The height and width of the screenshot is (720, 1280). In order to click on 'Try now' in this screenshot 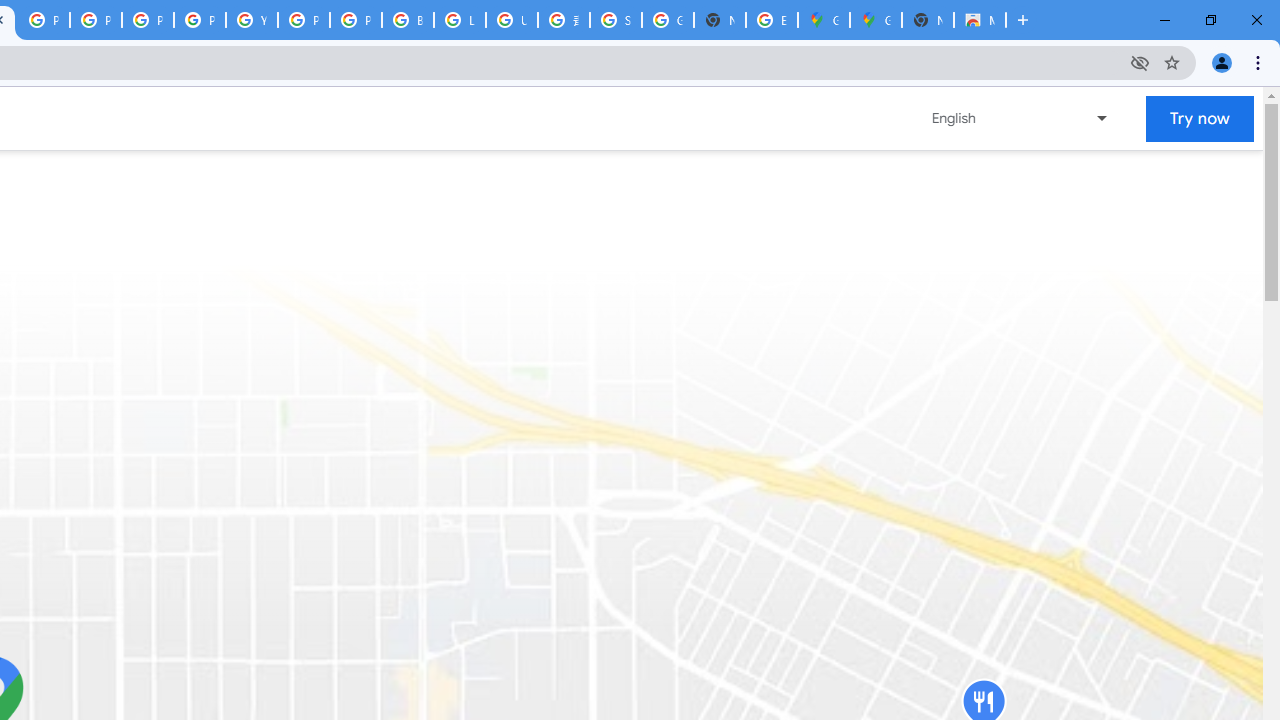, I will do `click(1200, 118)`.